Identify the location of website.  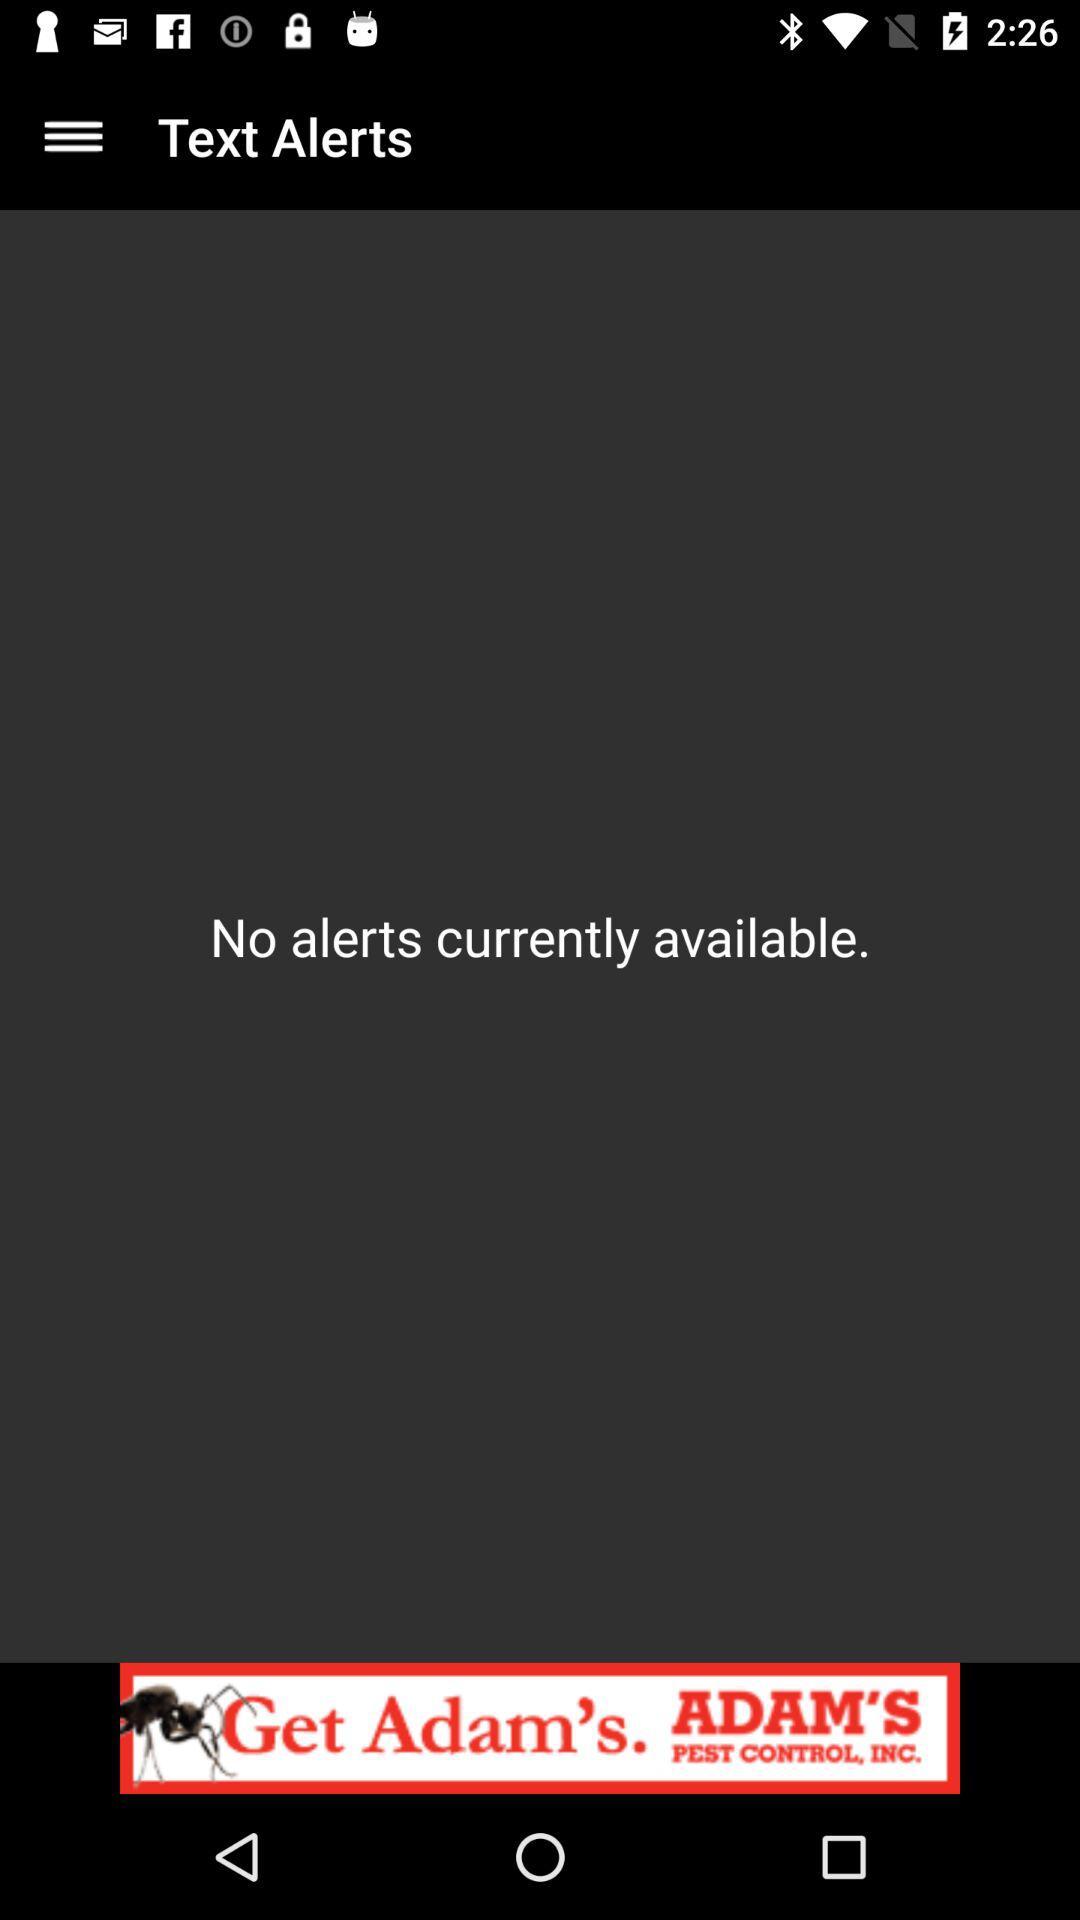
(540, 1727).